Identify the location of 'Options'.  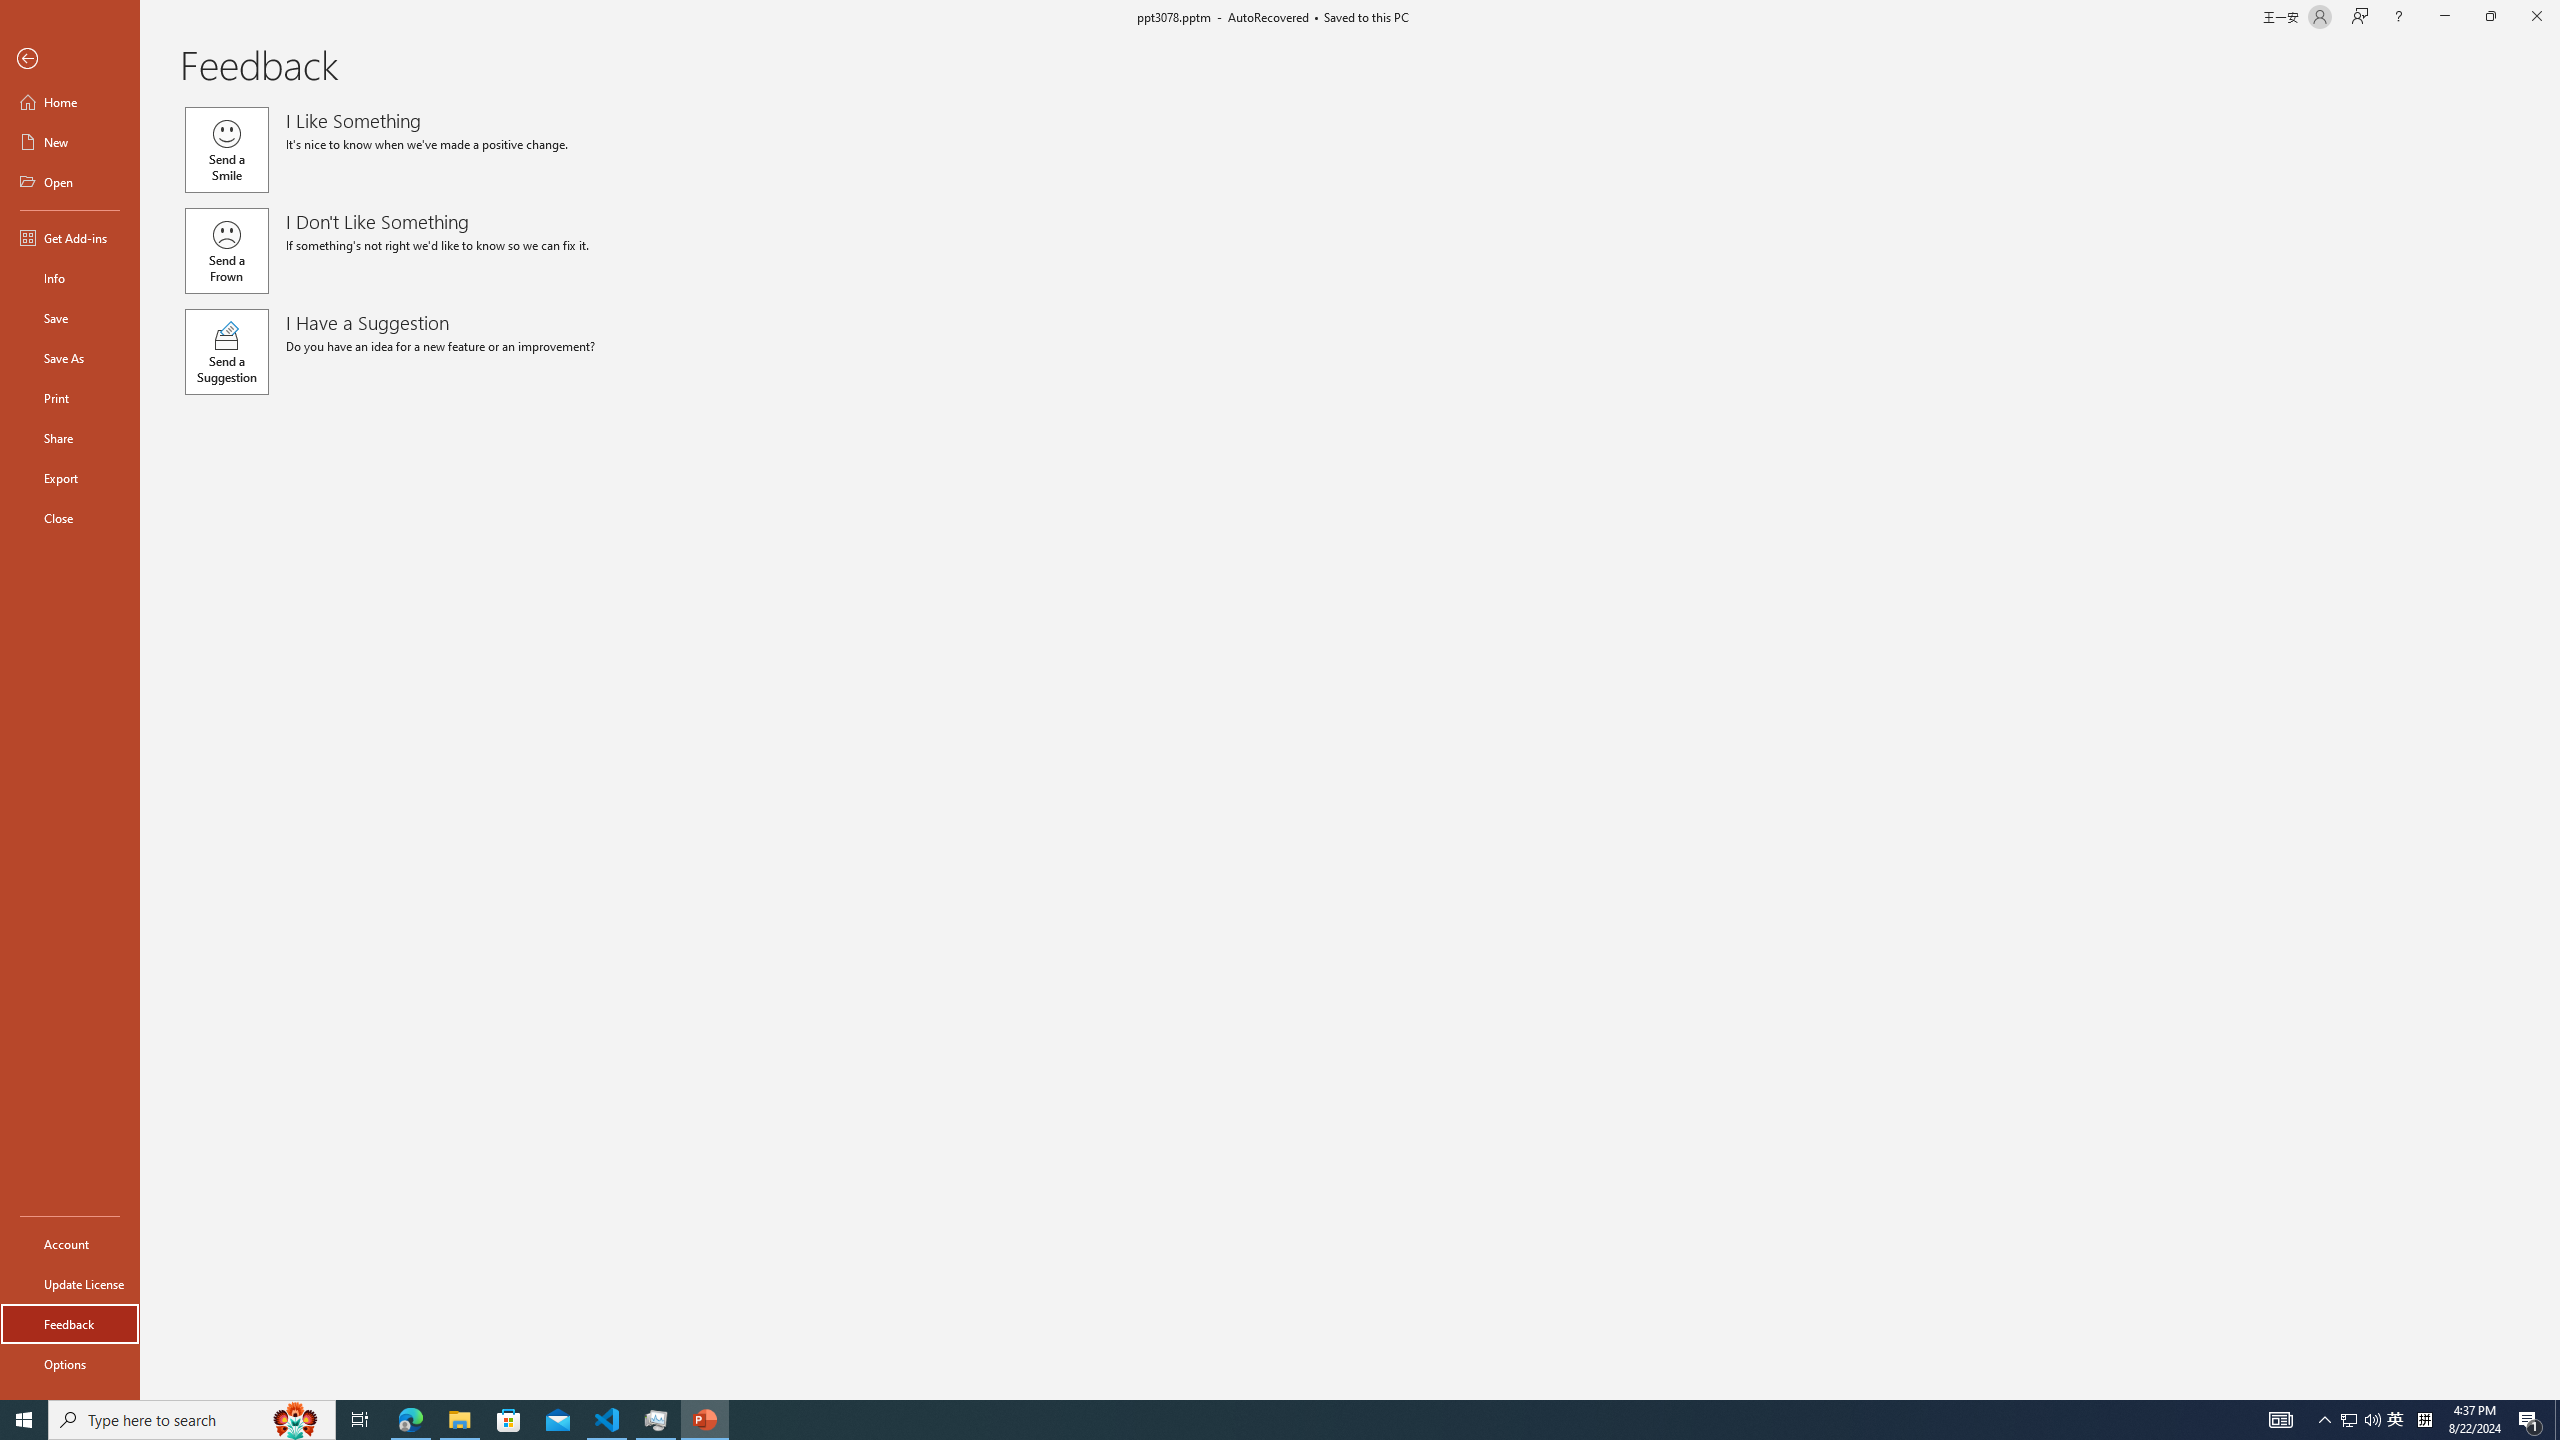
(69, 1363).